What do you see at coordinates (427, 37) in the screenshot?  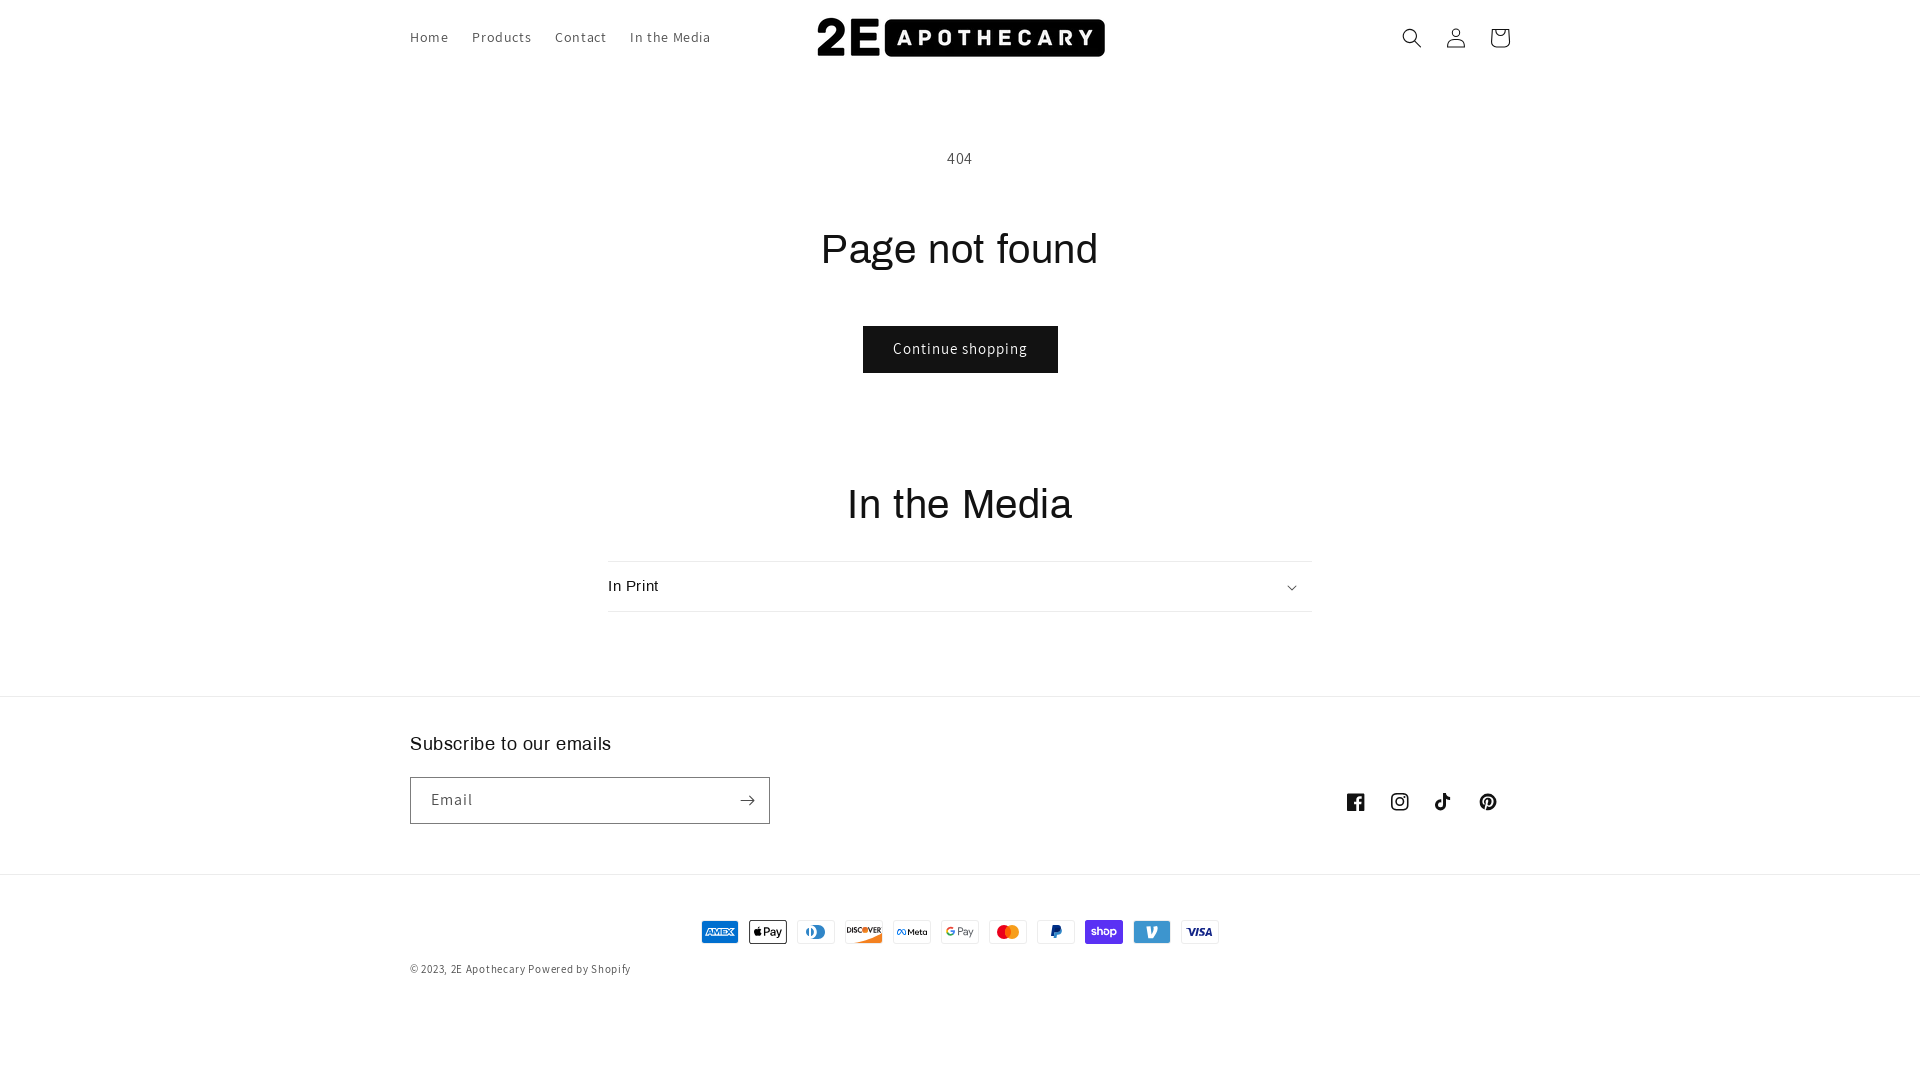 I see `'Home'` at bounding box center [427, 37].